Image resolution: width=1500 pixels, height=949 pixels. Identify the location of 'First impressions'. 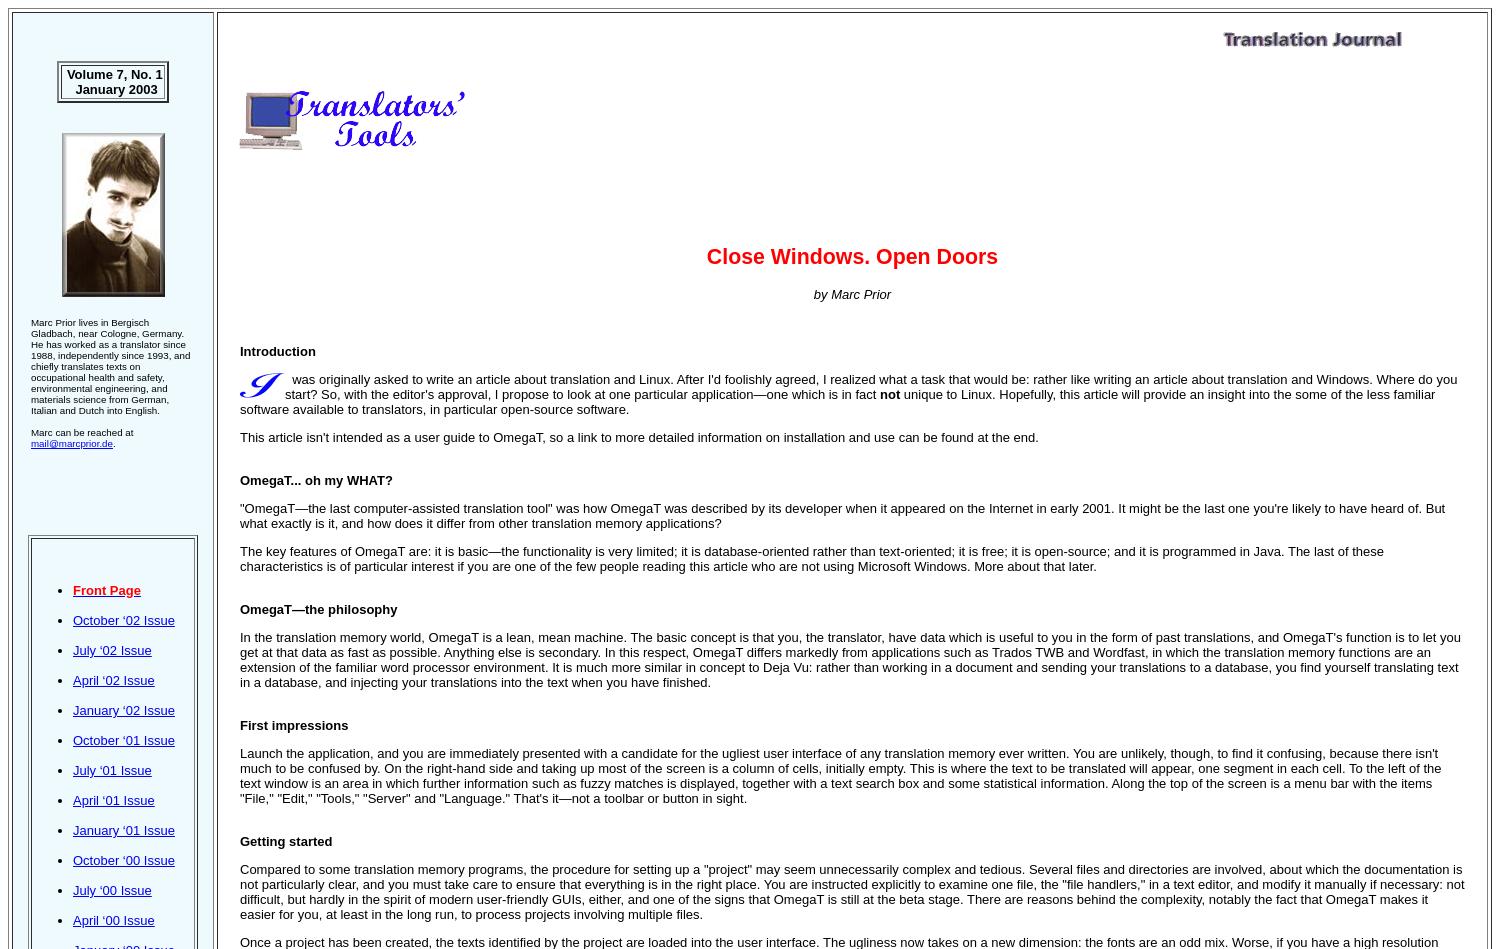
(239, 725).